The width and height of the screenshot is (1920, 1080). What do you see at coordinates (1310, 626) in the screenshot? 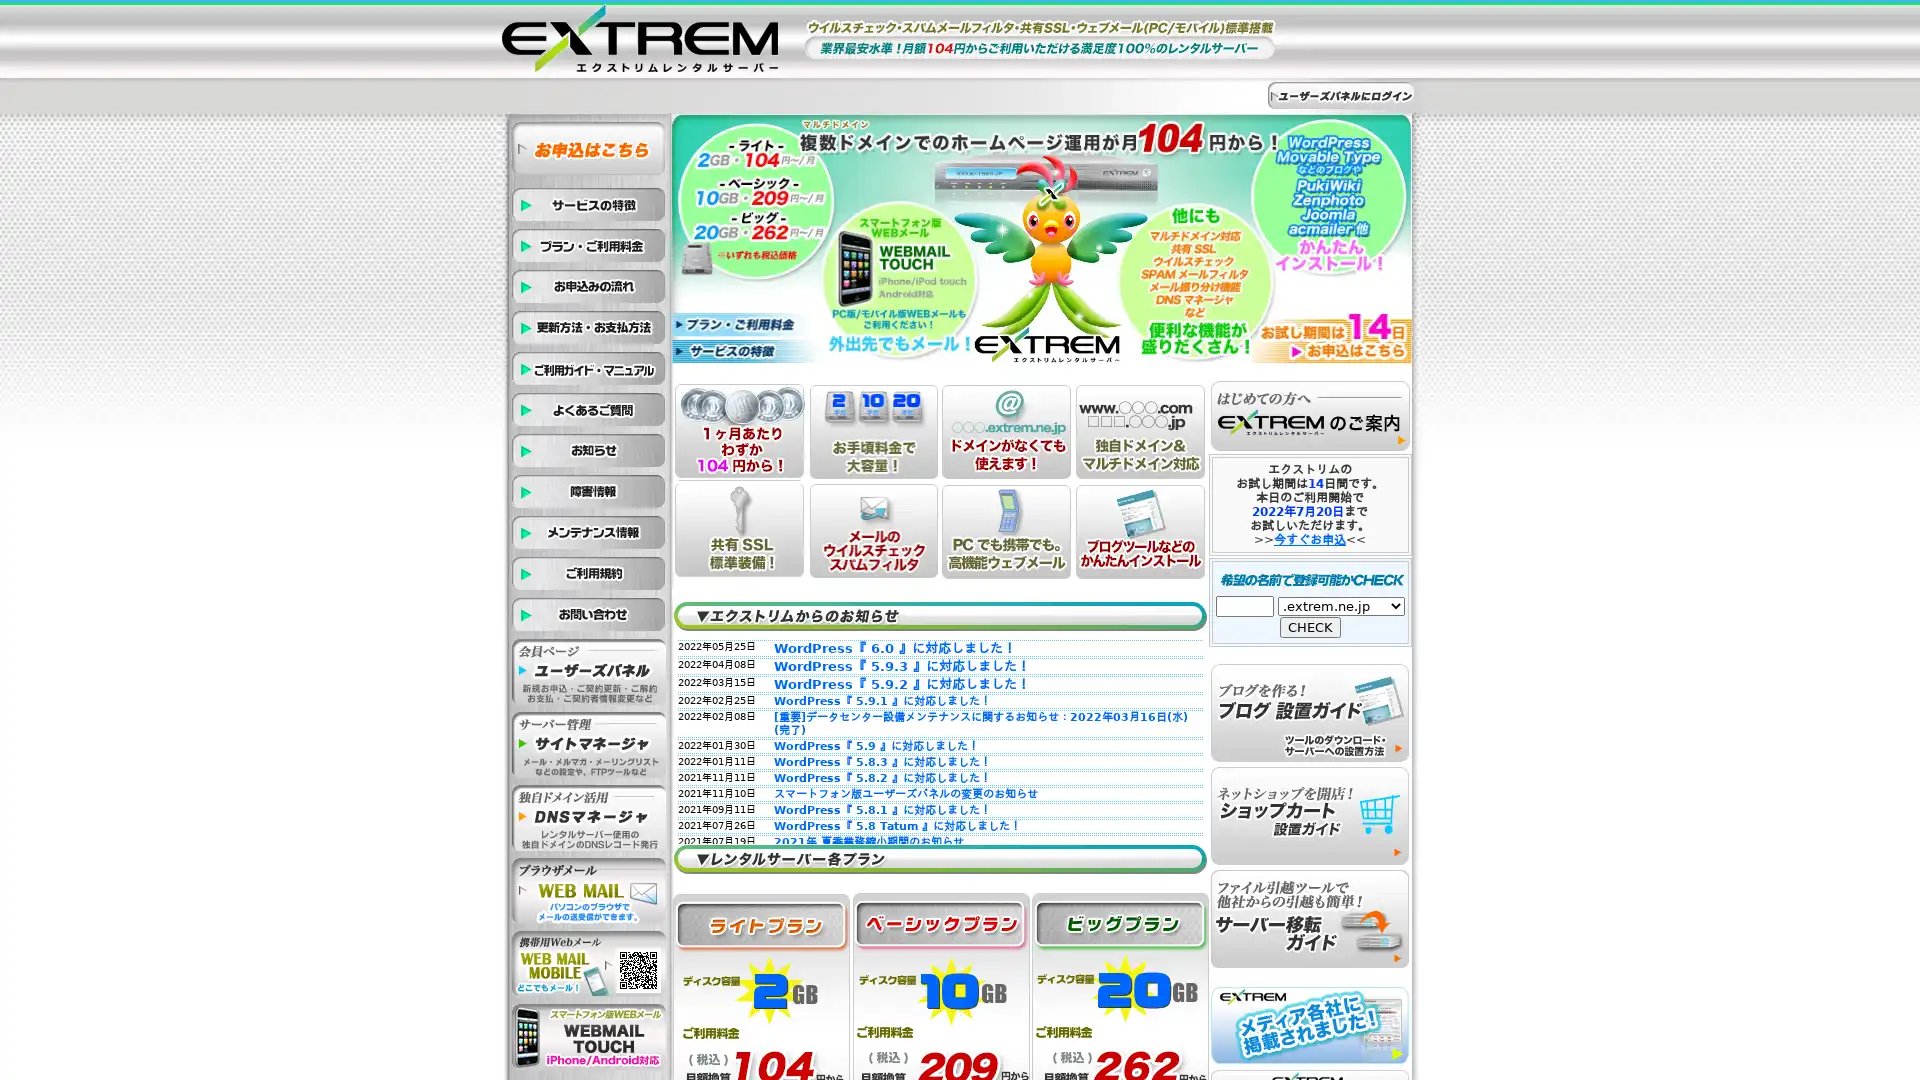
I see `CHECK` at bounding box center [1310, 626].